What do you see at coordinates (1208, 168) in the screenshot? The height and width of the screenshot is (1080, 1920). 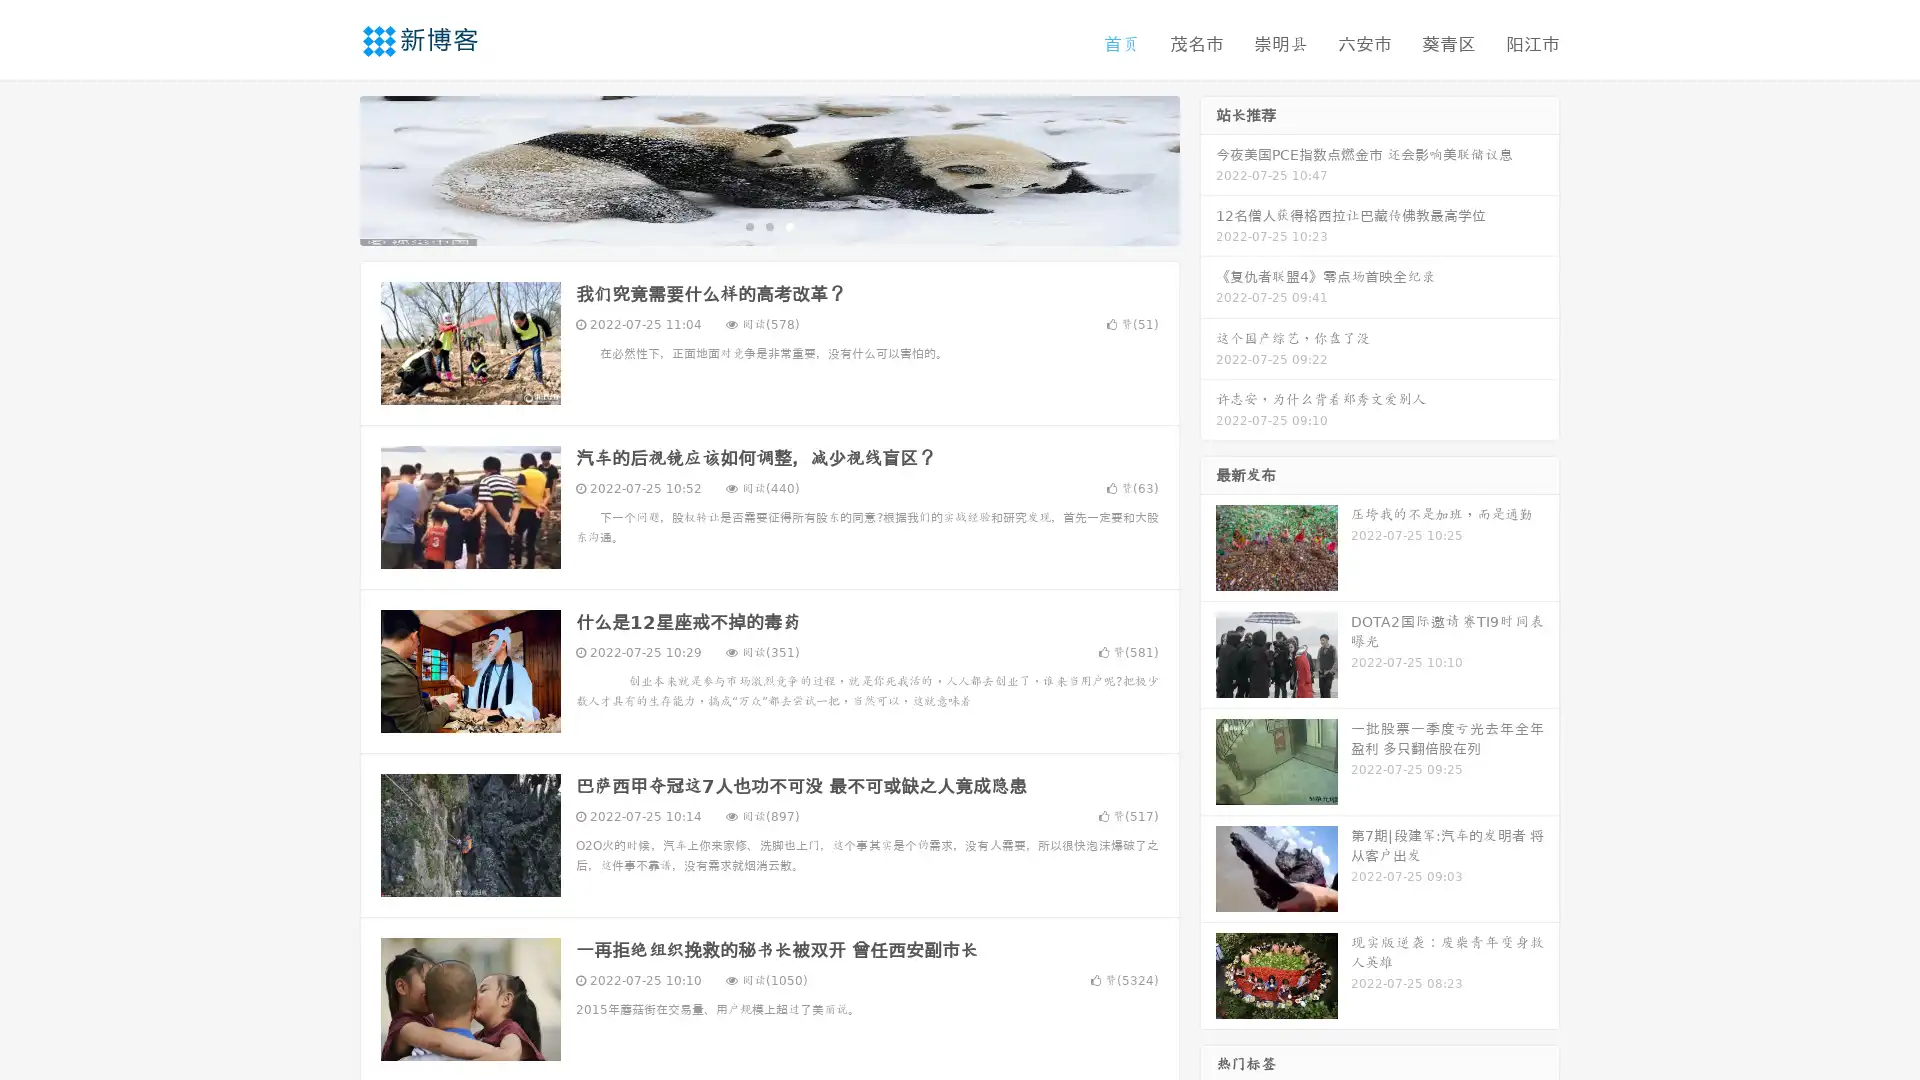 I see `Next slide` at bounding box center [1208, 168].